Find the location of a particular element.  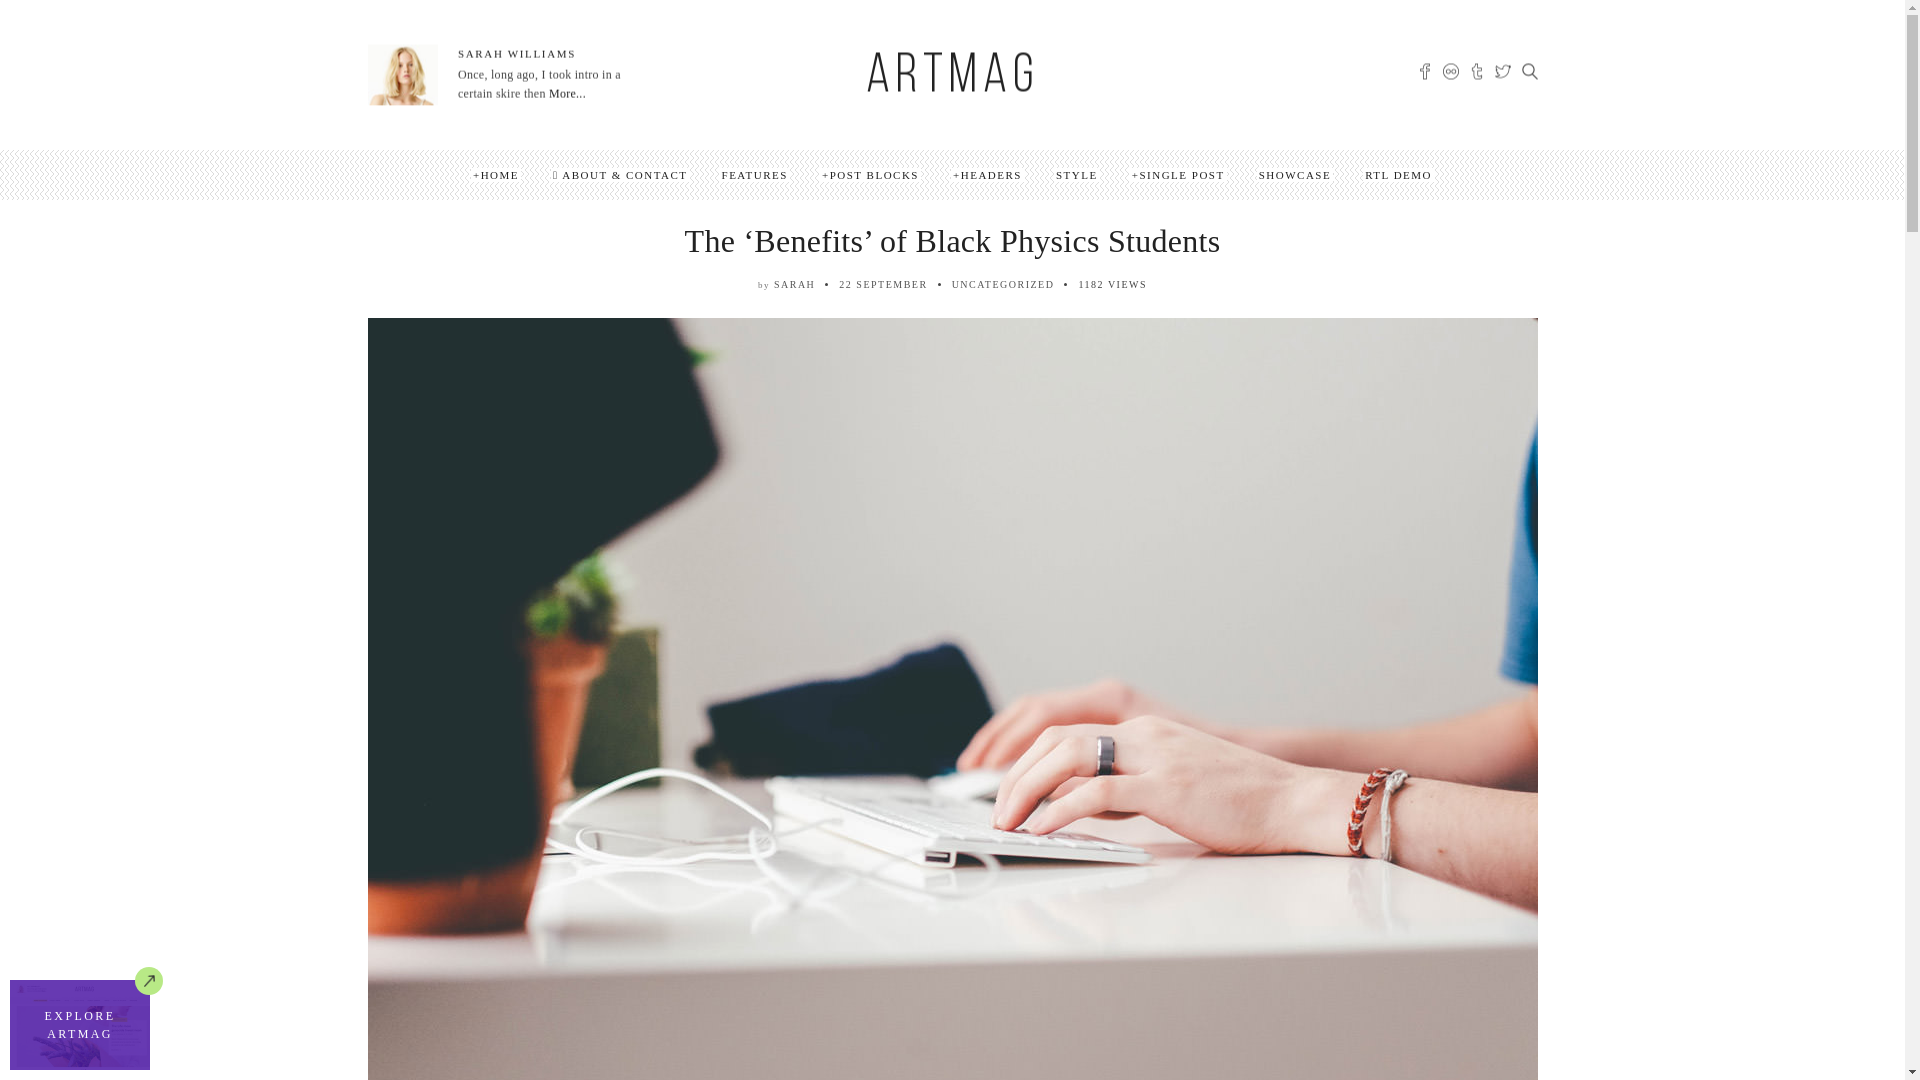

'ARTMAG' is located at coordinates (950, 76).